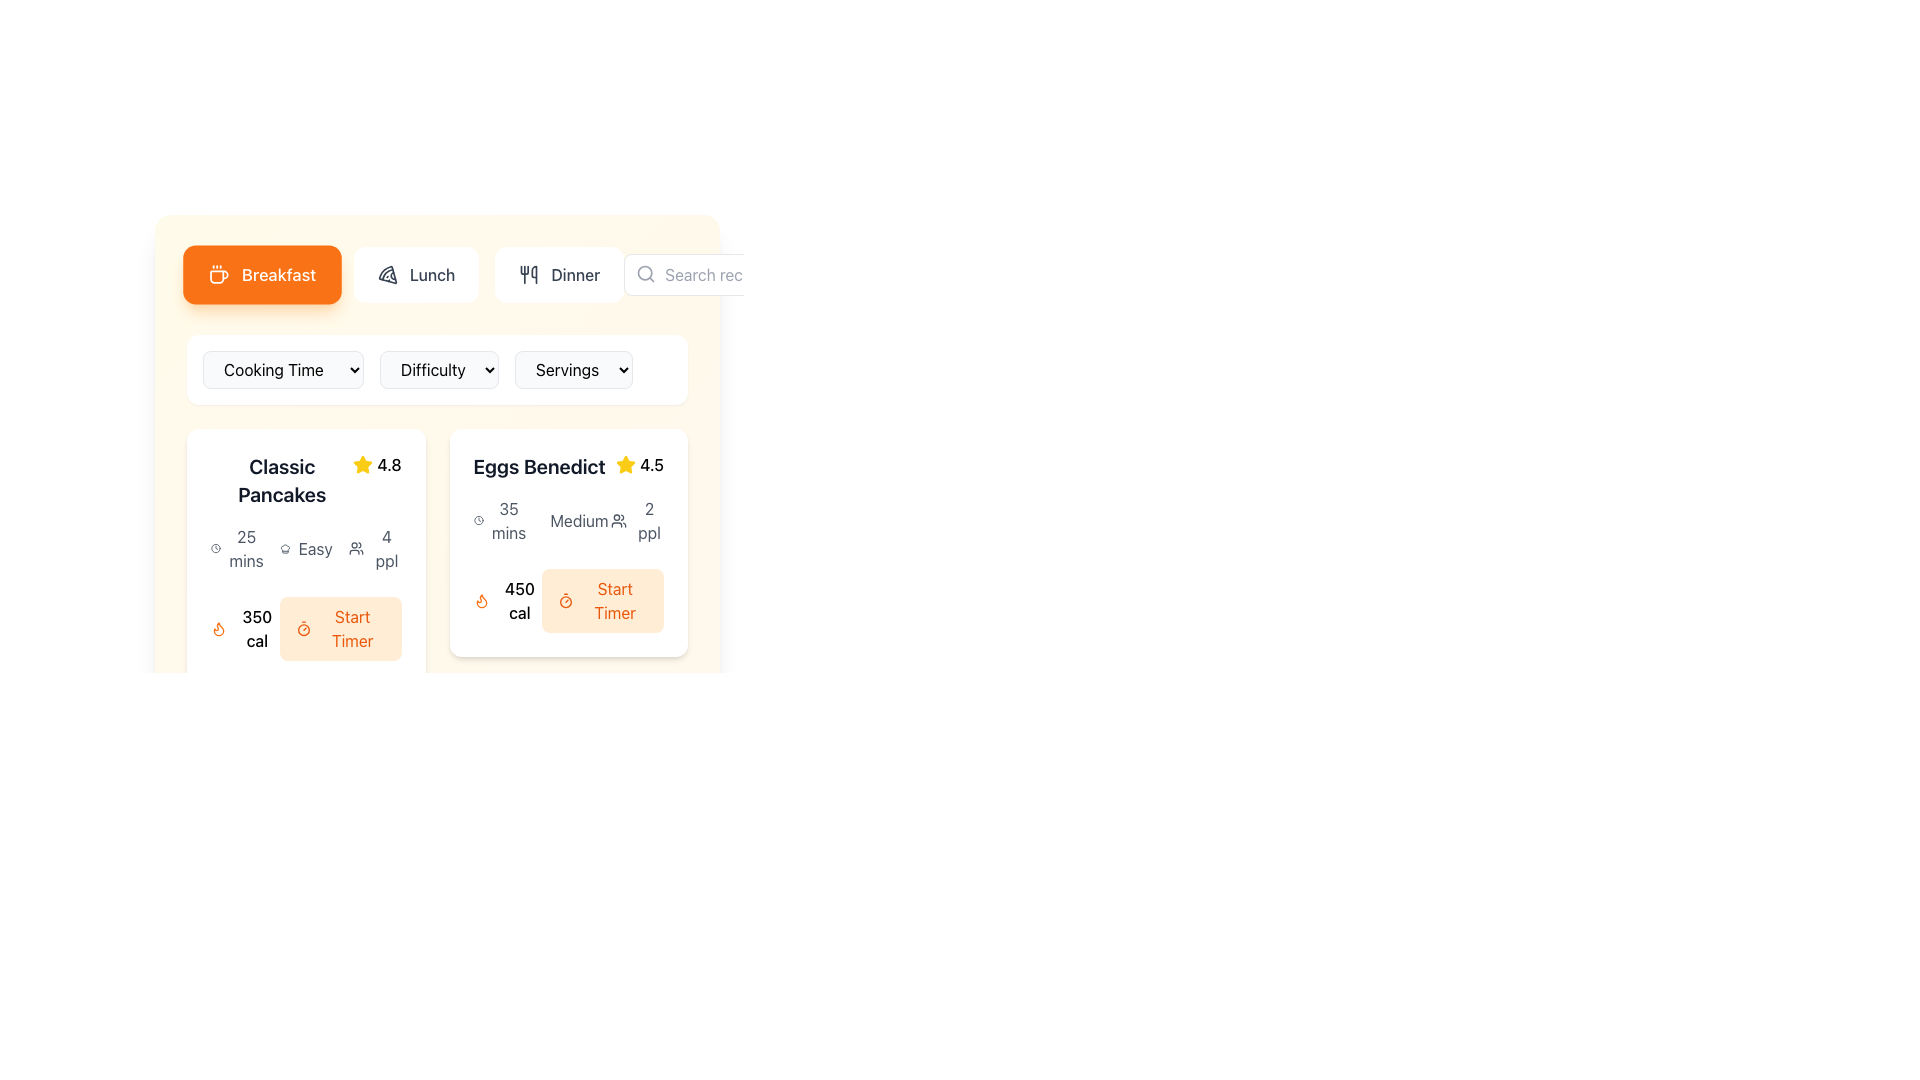 The height and width of the screenshot is (1080, 1920). What do you see at coordinates (386, 548) in the screenshot?
I see `the text label displaying '4 ppl' which is located under the section for 'Classic Pancakes' to associate with recipe details` at bounding box center [386, 548].